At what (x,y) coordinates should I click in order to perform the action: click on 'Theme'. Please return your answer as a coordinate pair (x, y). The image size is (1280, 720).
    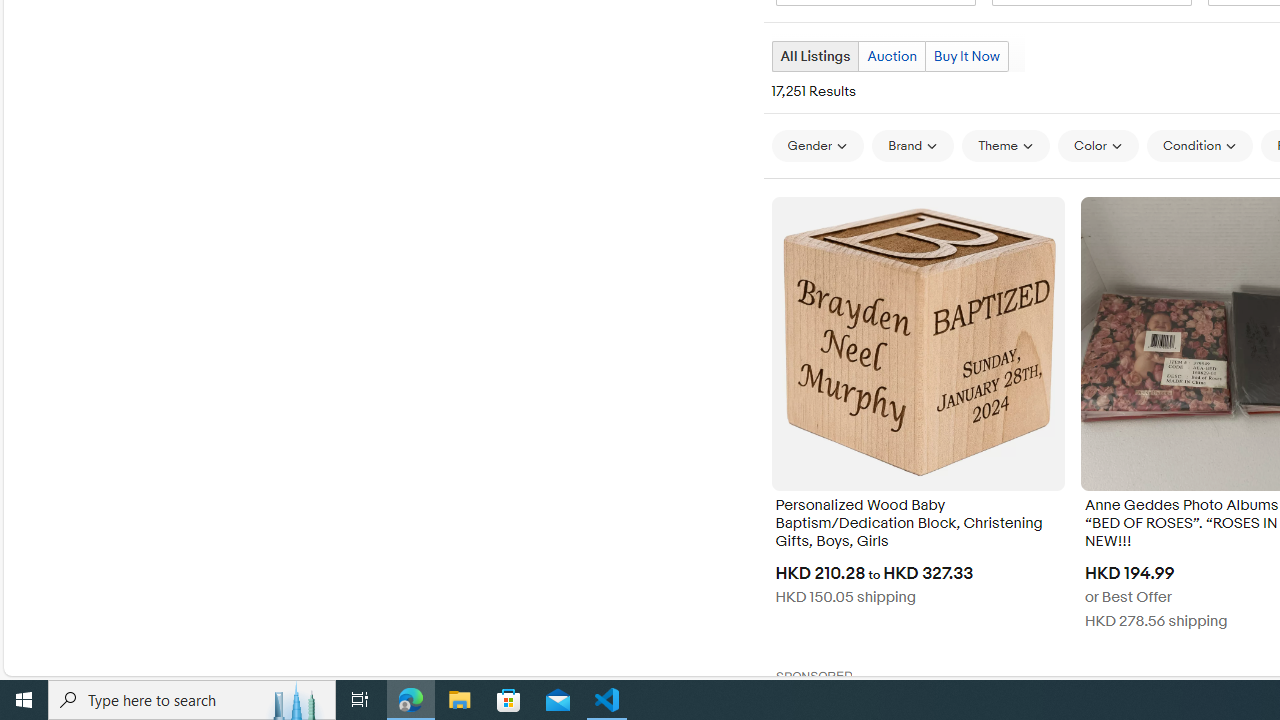
    Looking at the image, I should click on (1006, 145).